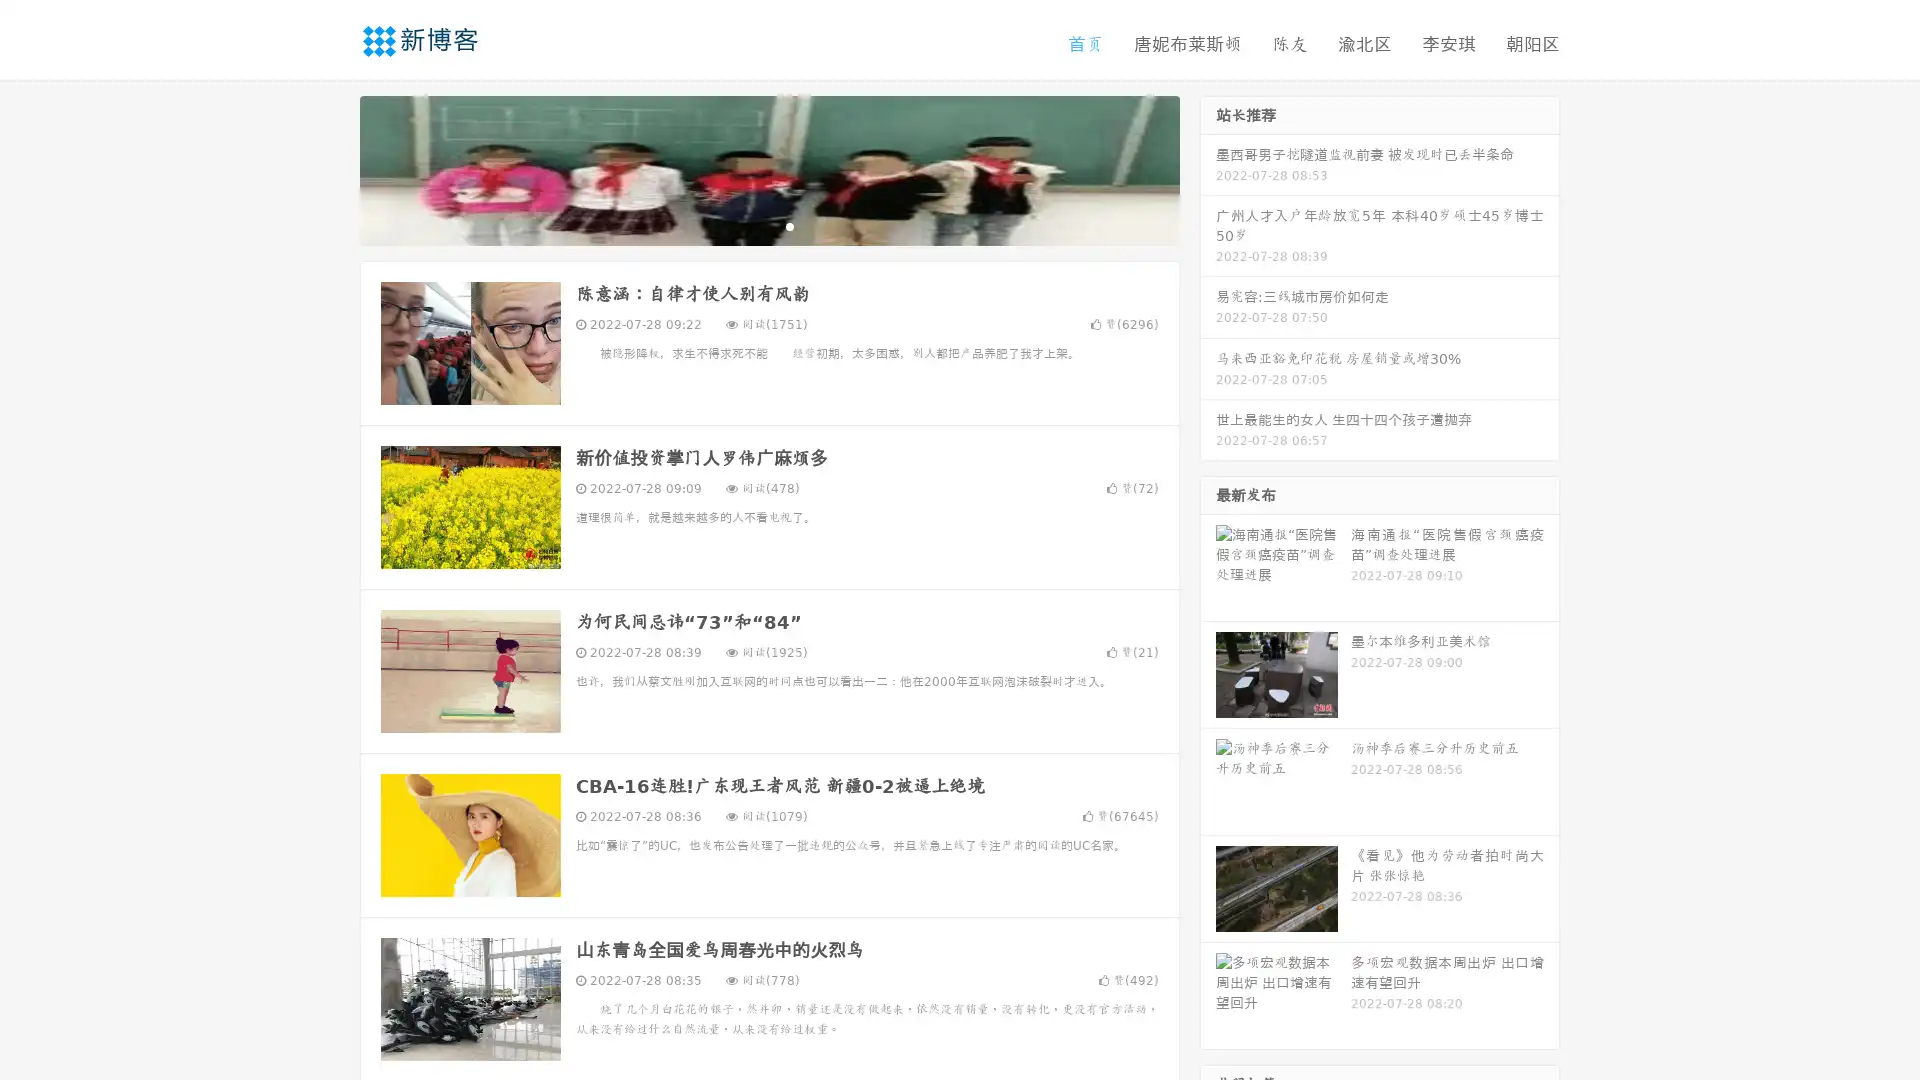  Describe the element at coordinates (748, 225) in the screenshot. I see `Go to slide 1` at that location.